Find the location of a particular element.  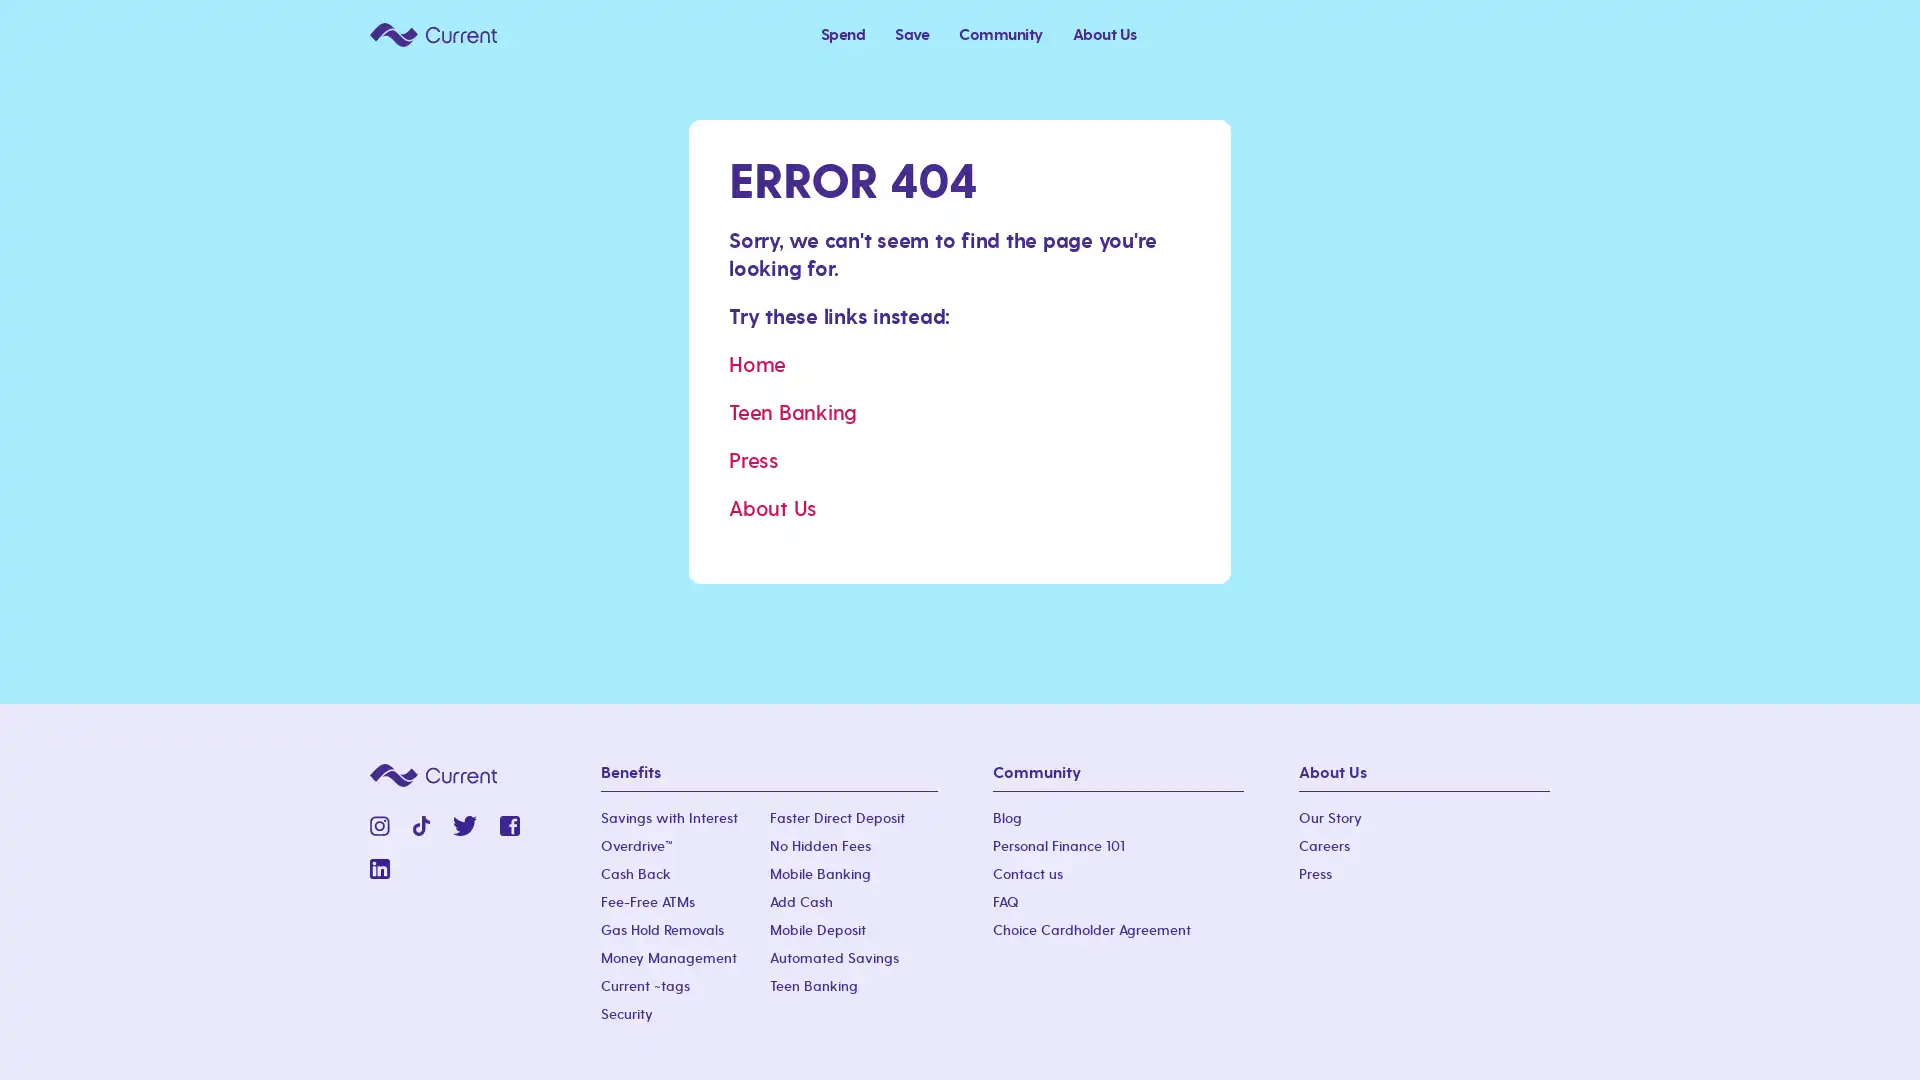

Cash Back is located at coordinates (635, 874).